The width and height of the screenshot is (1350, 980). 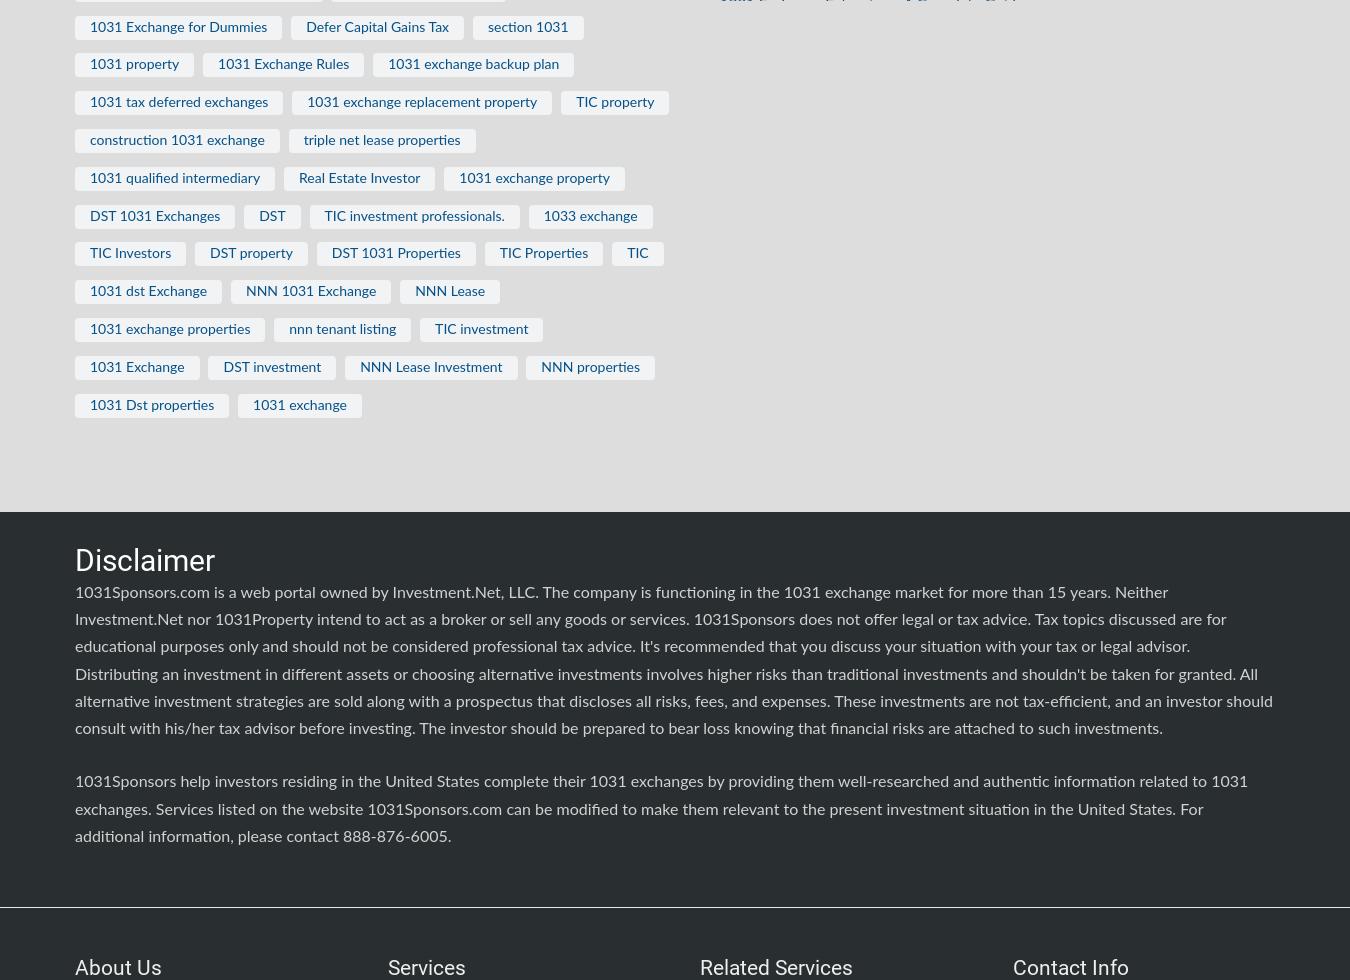 I want to click on '1031 qualified intermediary', so click(x=174, y=177).